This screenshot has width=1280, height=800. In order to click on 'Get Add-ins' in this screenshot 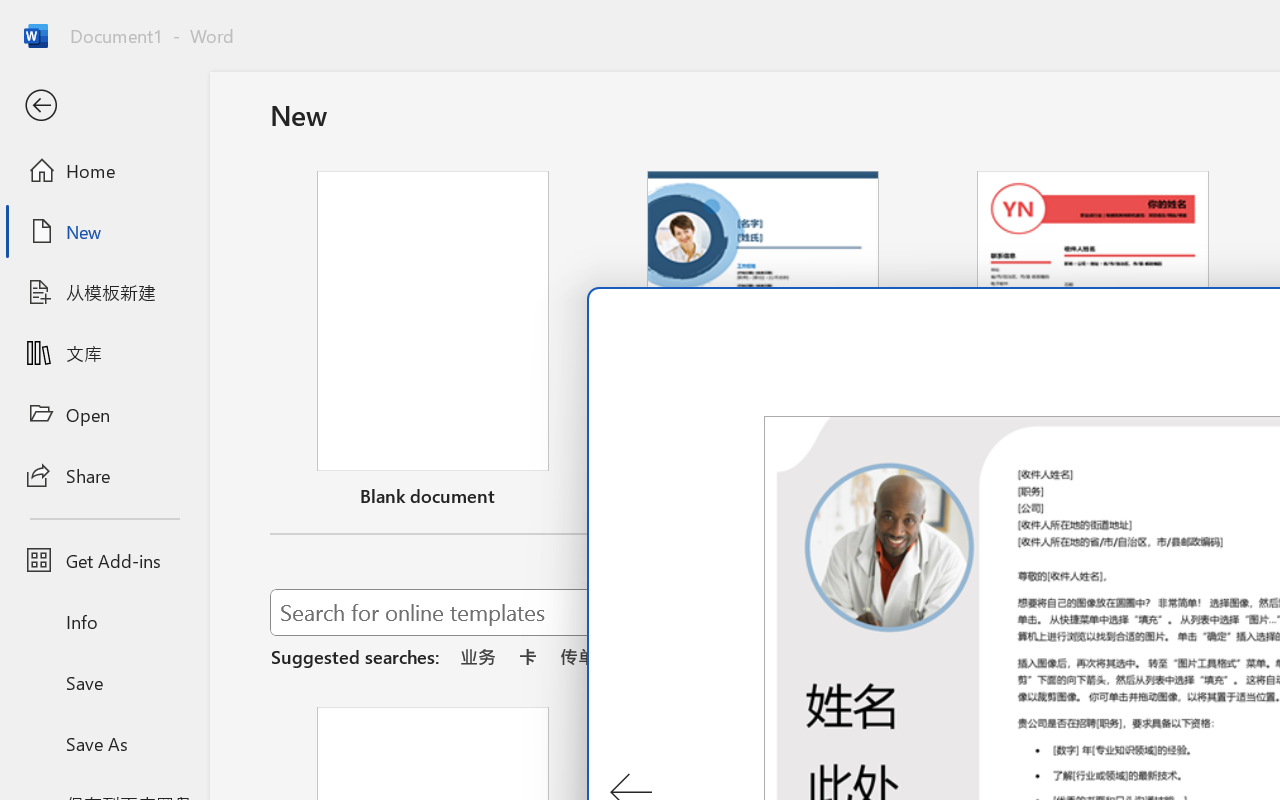, I will do `click(103, 560)`.